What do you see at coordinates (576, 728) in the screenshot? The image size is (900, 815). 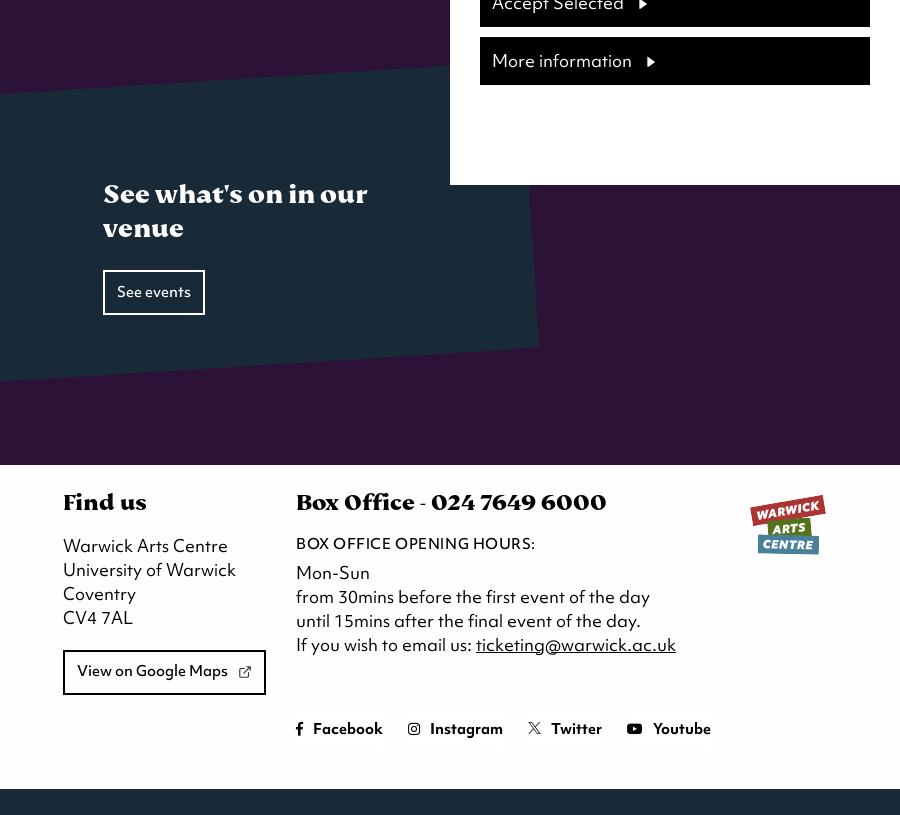 I see `'Twitter'` at bounding box center [576, 728].